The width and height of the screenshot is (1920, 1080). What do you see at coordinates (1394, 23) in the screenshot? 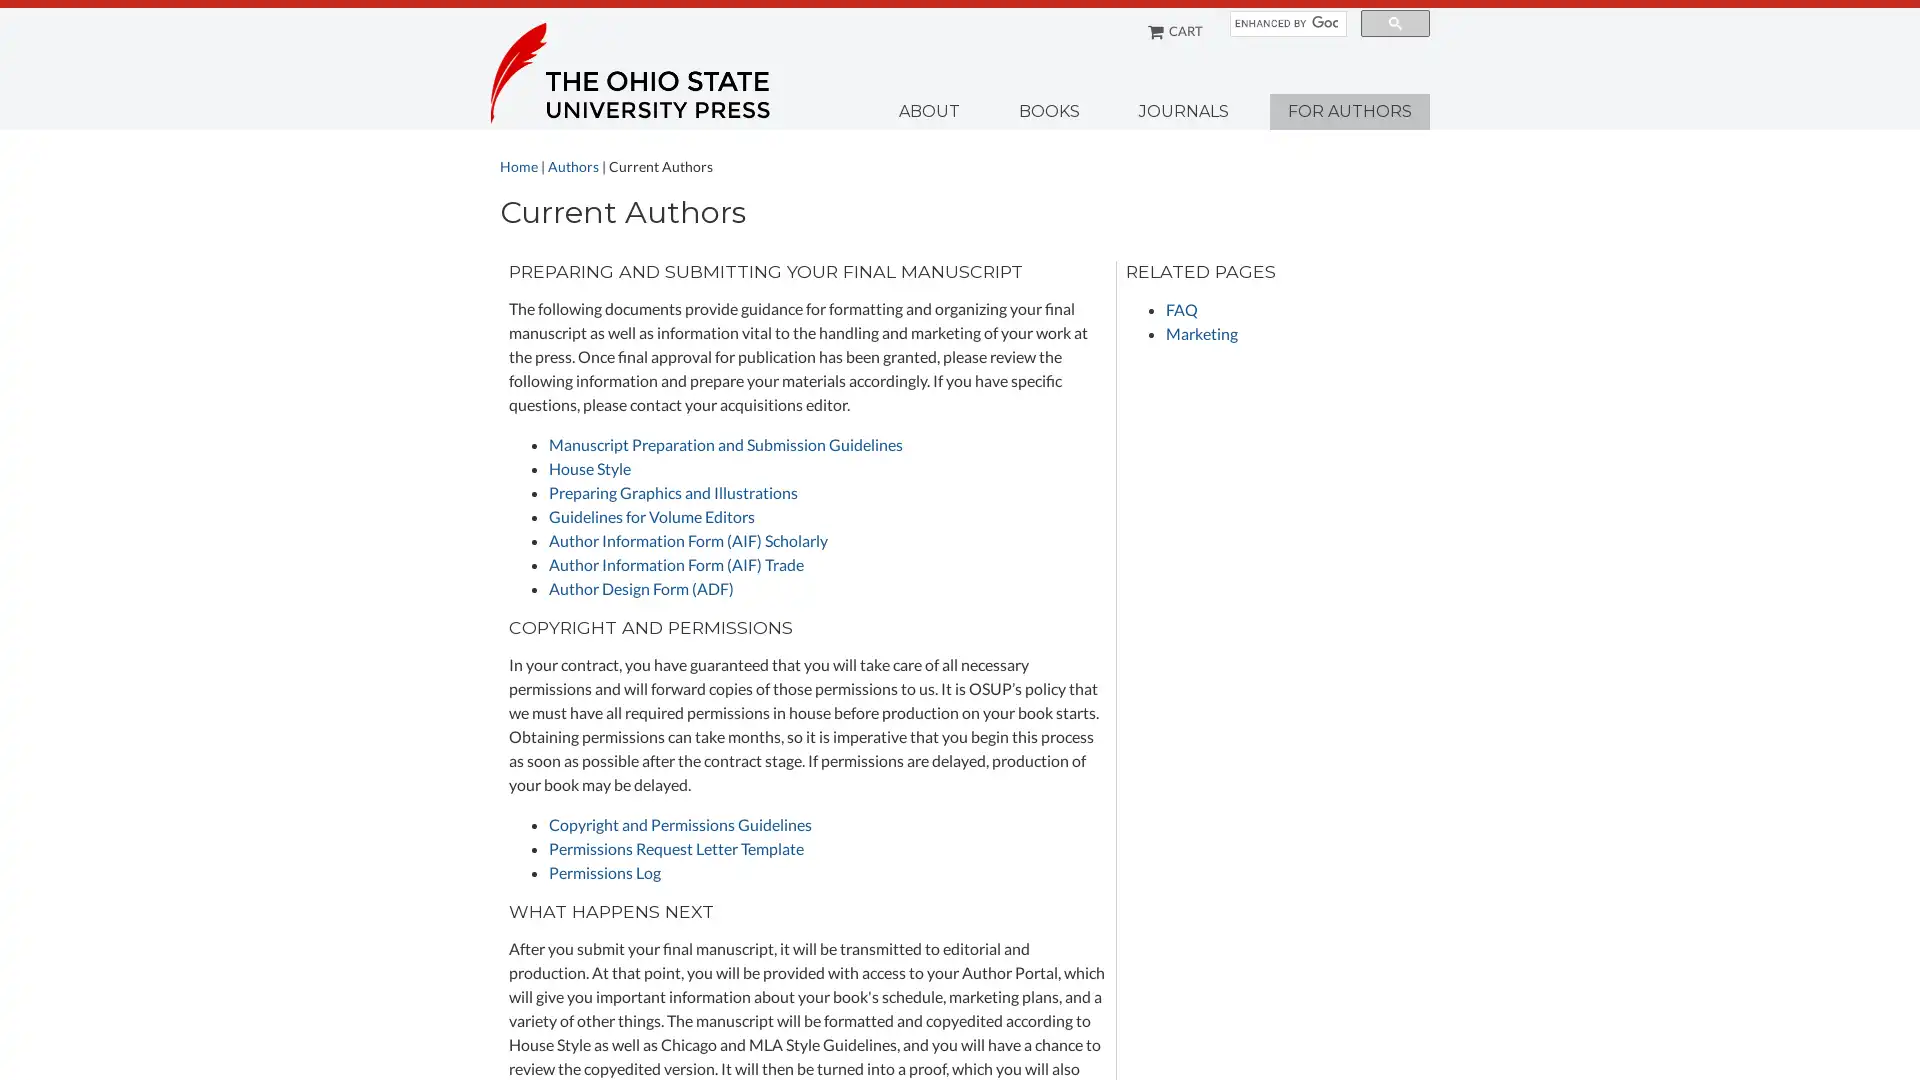
I see `search` at bounding box center [1394, 23].